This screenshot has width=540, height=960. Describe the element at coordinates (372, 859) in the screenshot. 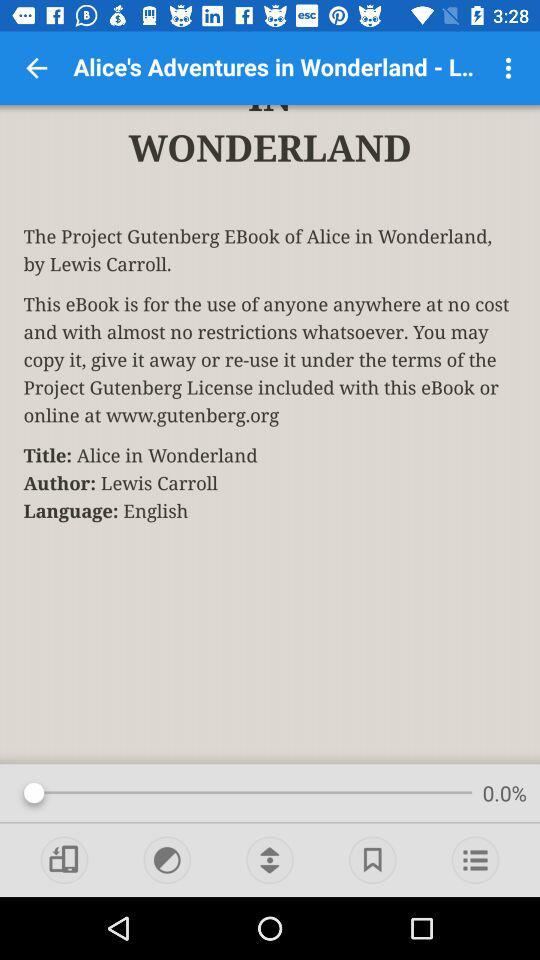

I see `the bookmark icon` at that location.